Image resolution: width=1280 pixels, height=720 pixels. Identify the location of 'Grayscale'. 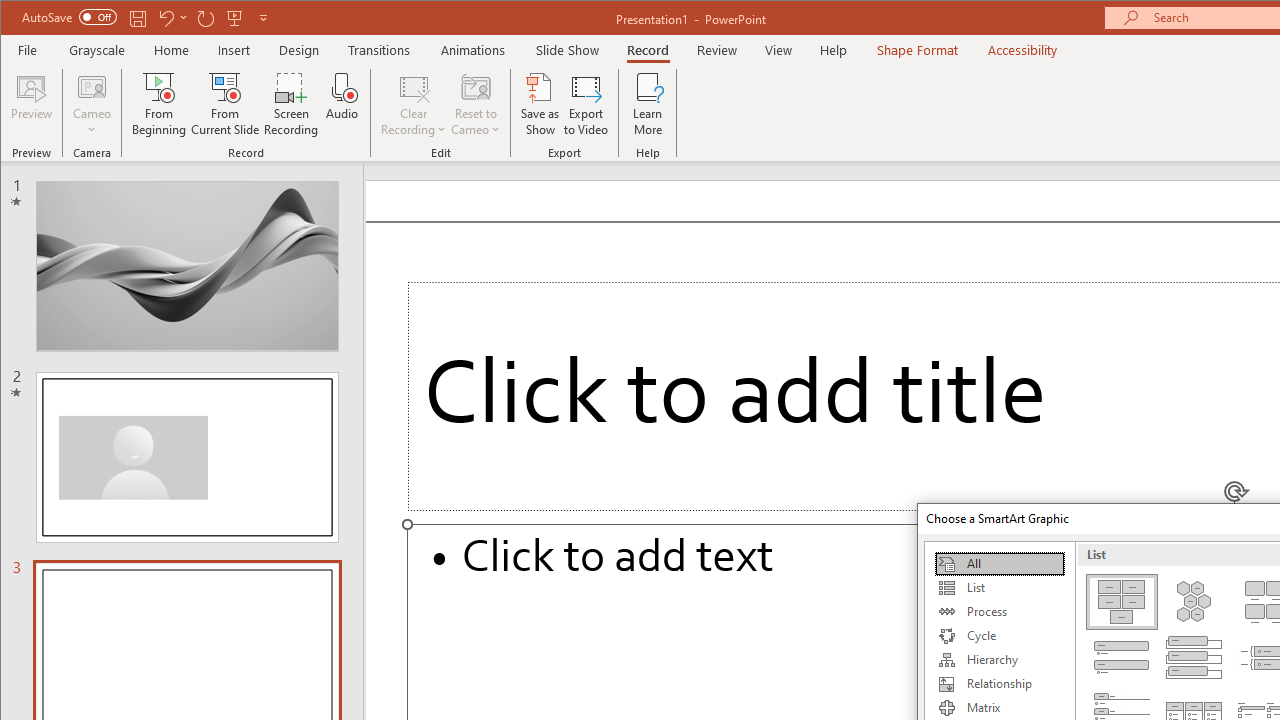
(96, 49).